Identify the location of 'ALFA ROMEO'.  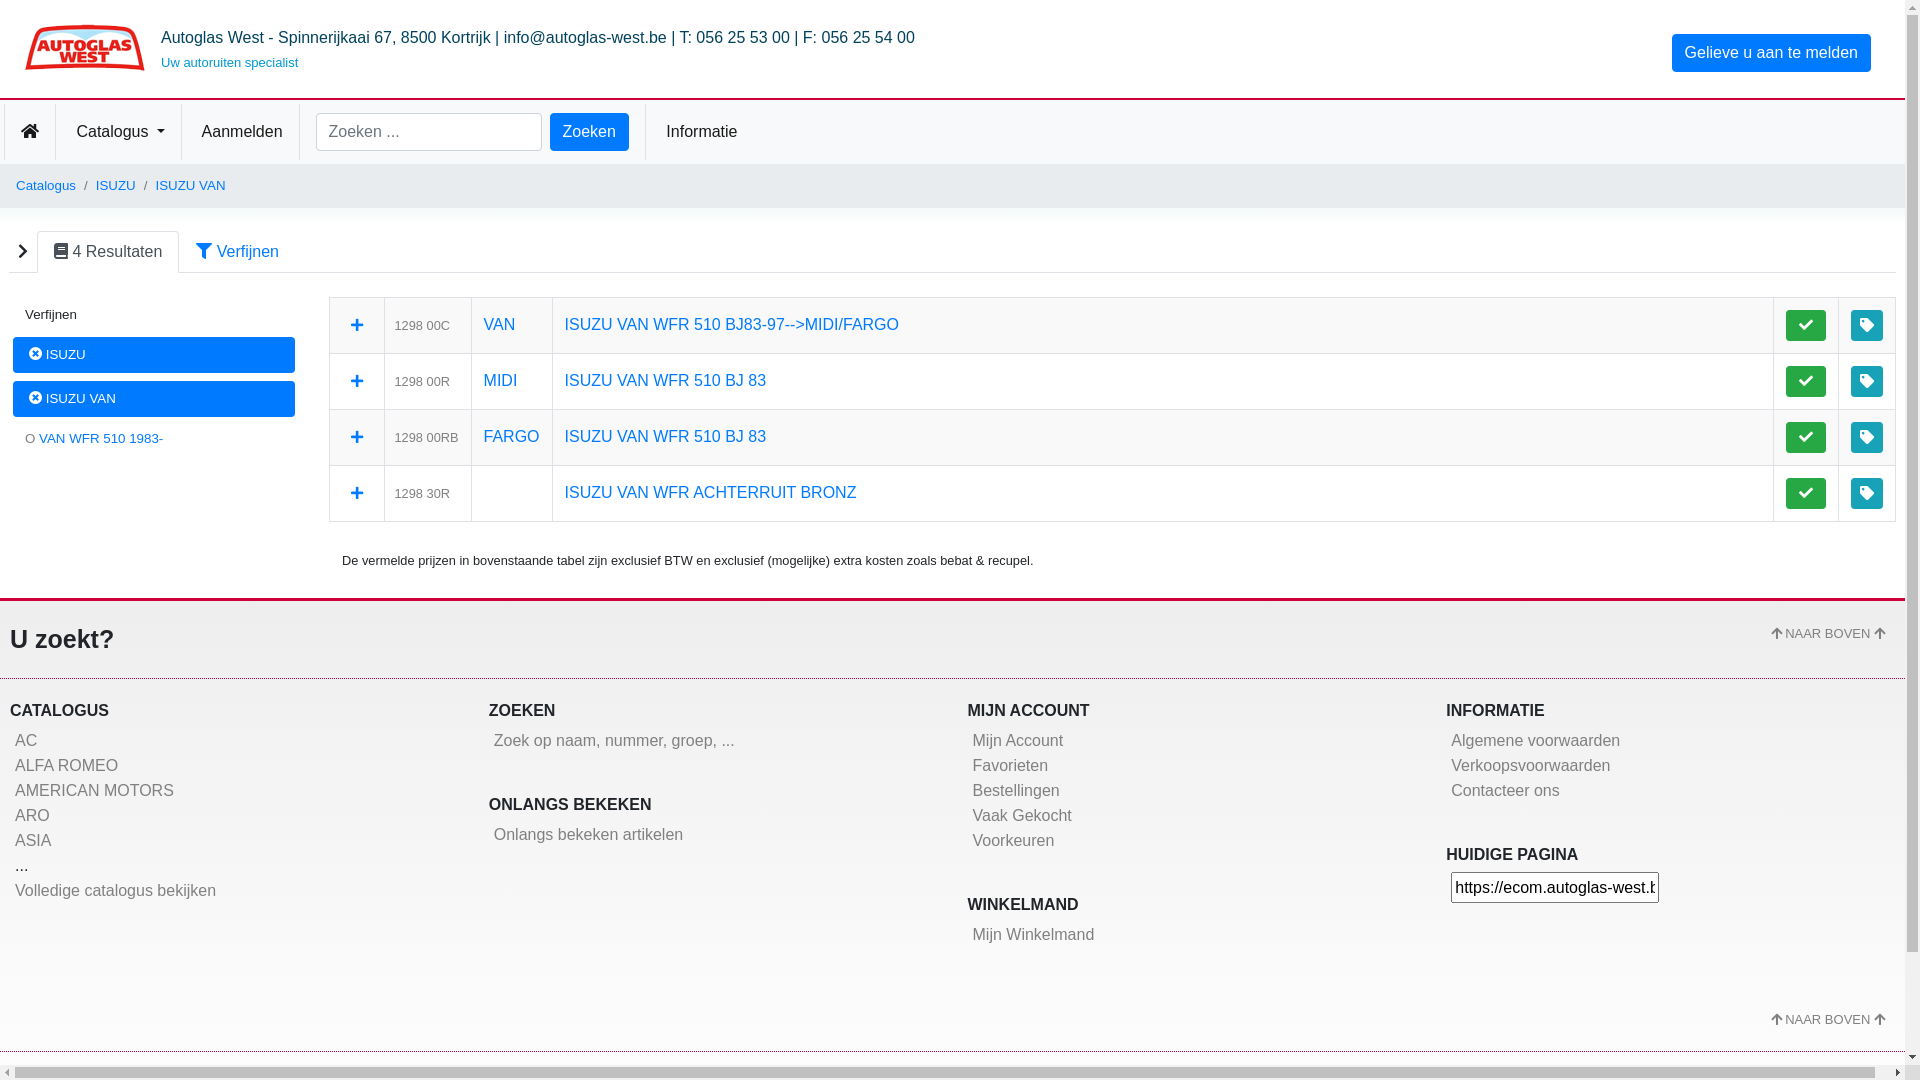
(66, 765).